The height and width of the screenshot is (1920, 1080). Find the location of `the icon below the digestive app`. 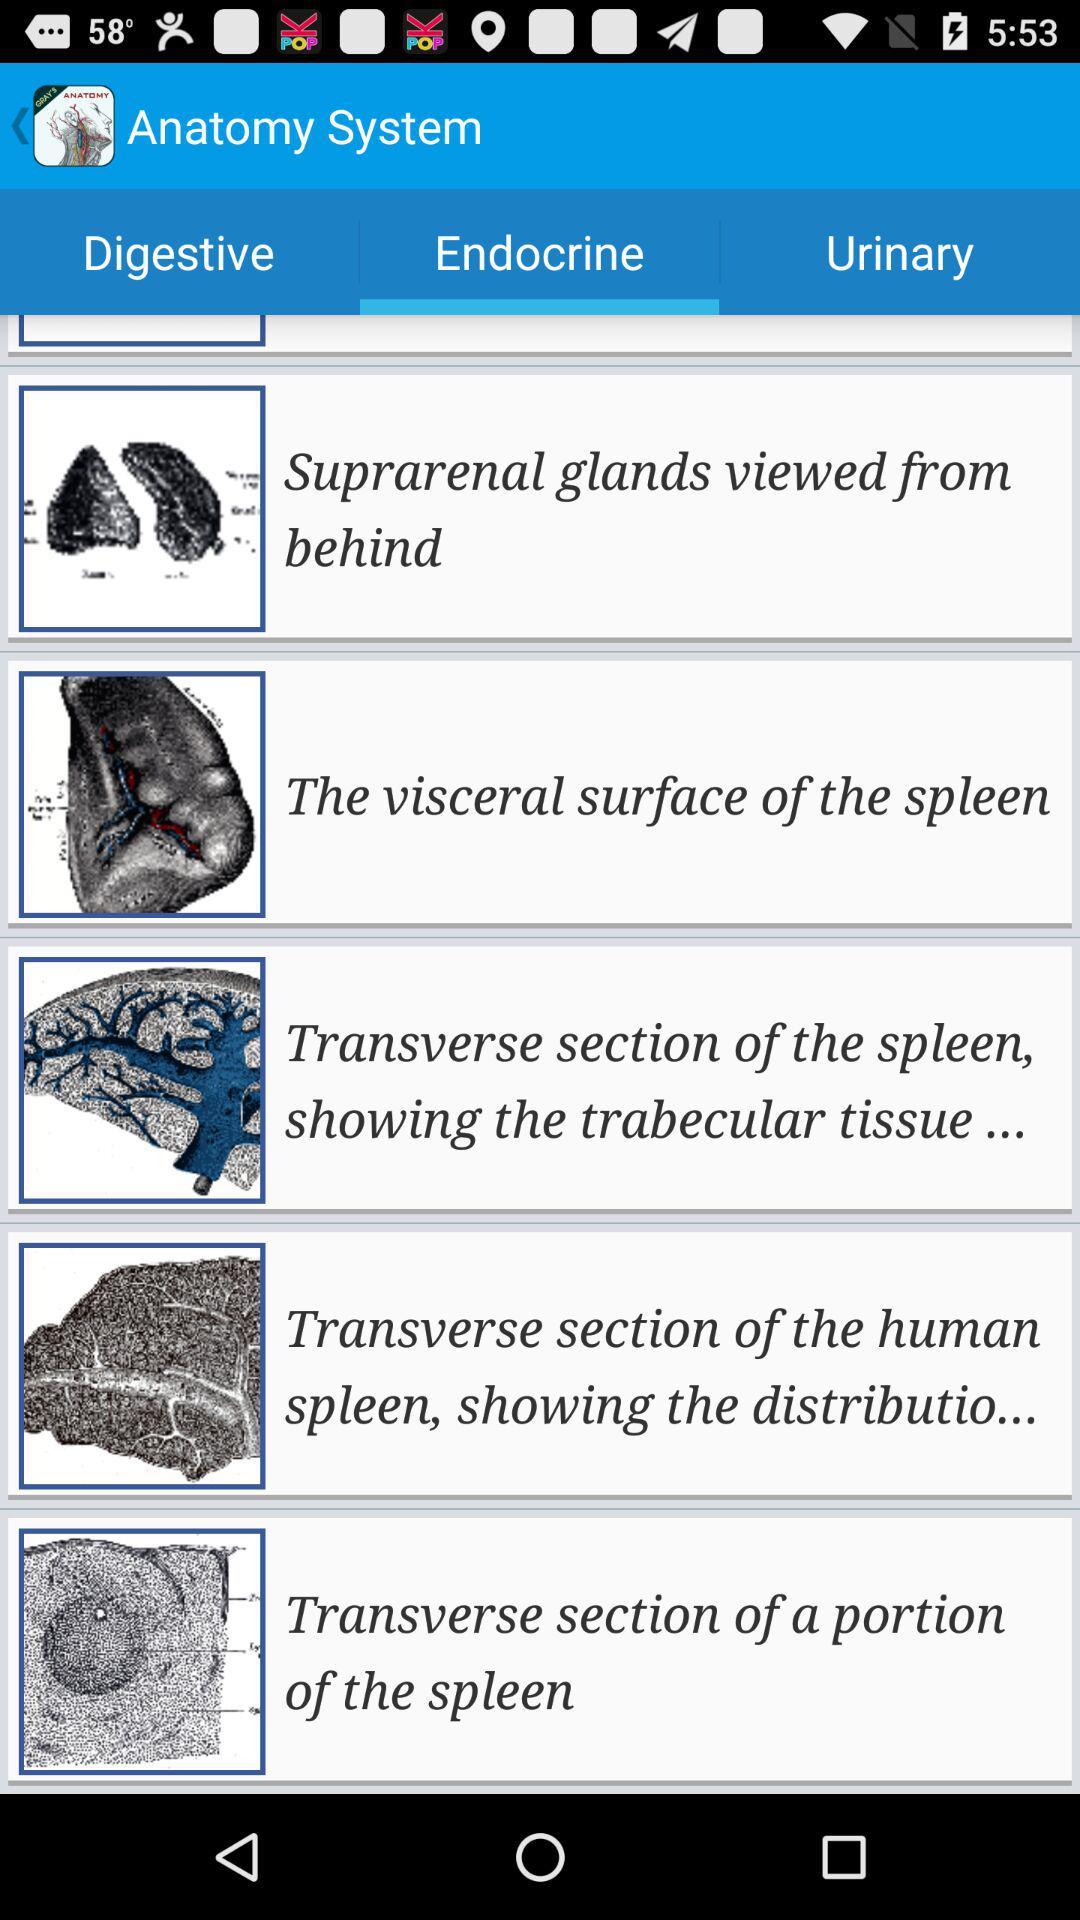

the icon below the digestive app is located at coordinates (670, 508).